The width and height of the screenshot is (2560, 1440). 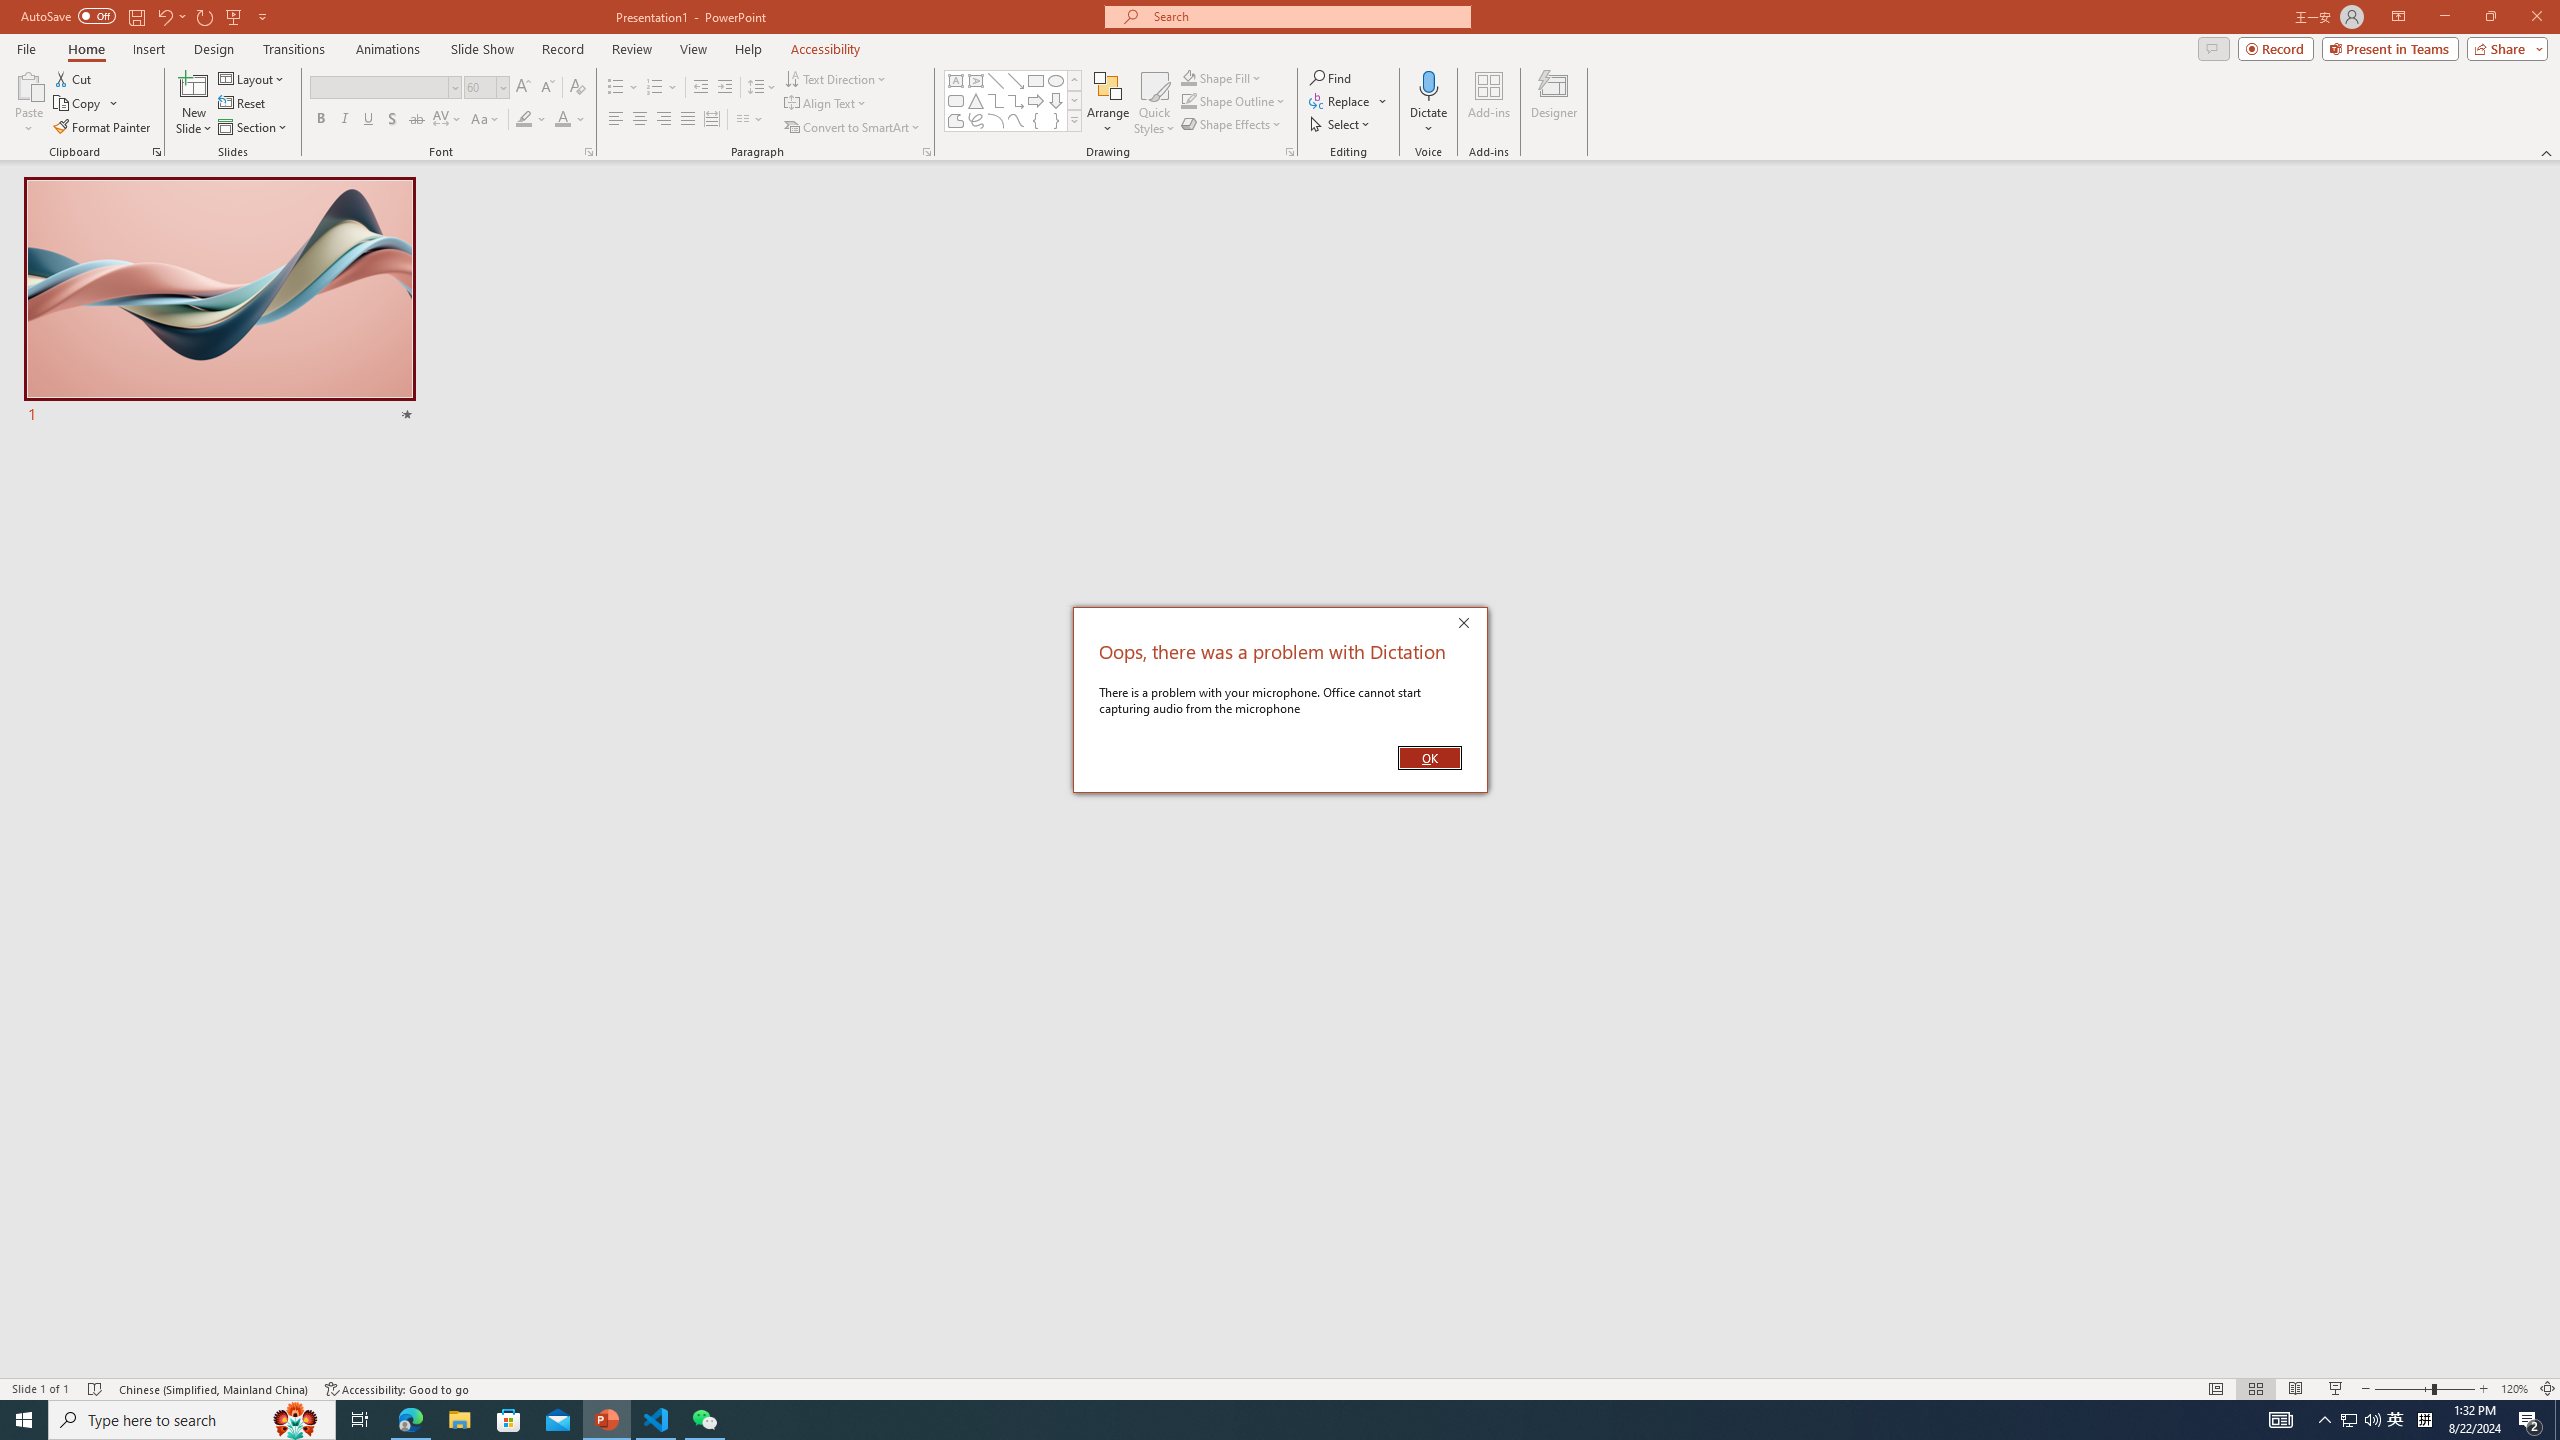 I want to click on 'Font...', so click(x=587, y=150).